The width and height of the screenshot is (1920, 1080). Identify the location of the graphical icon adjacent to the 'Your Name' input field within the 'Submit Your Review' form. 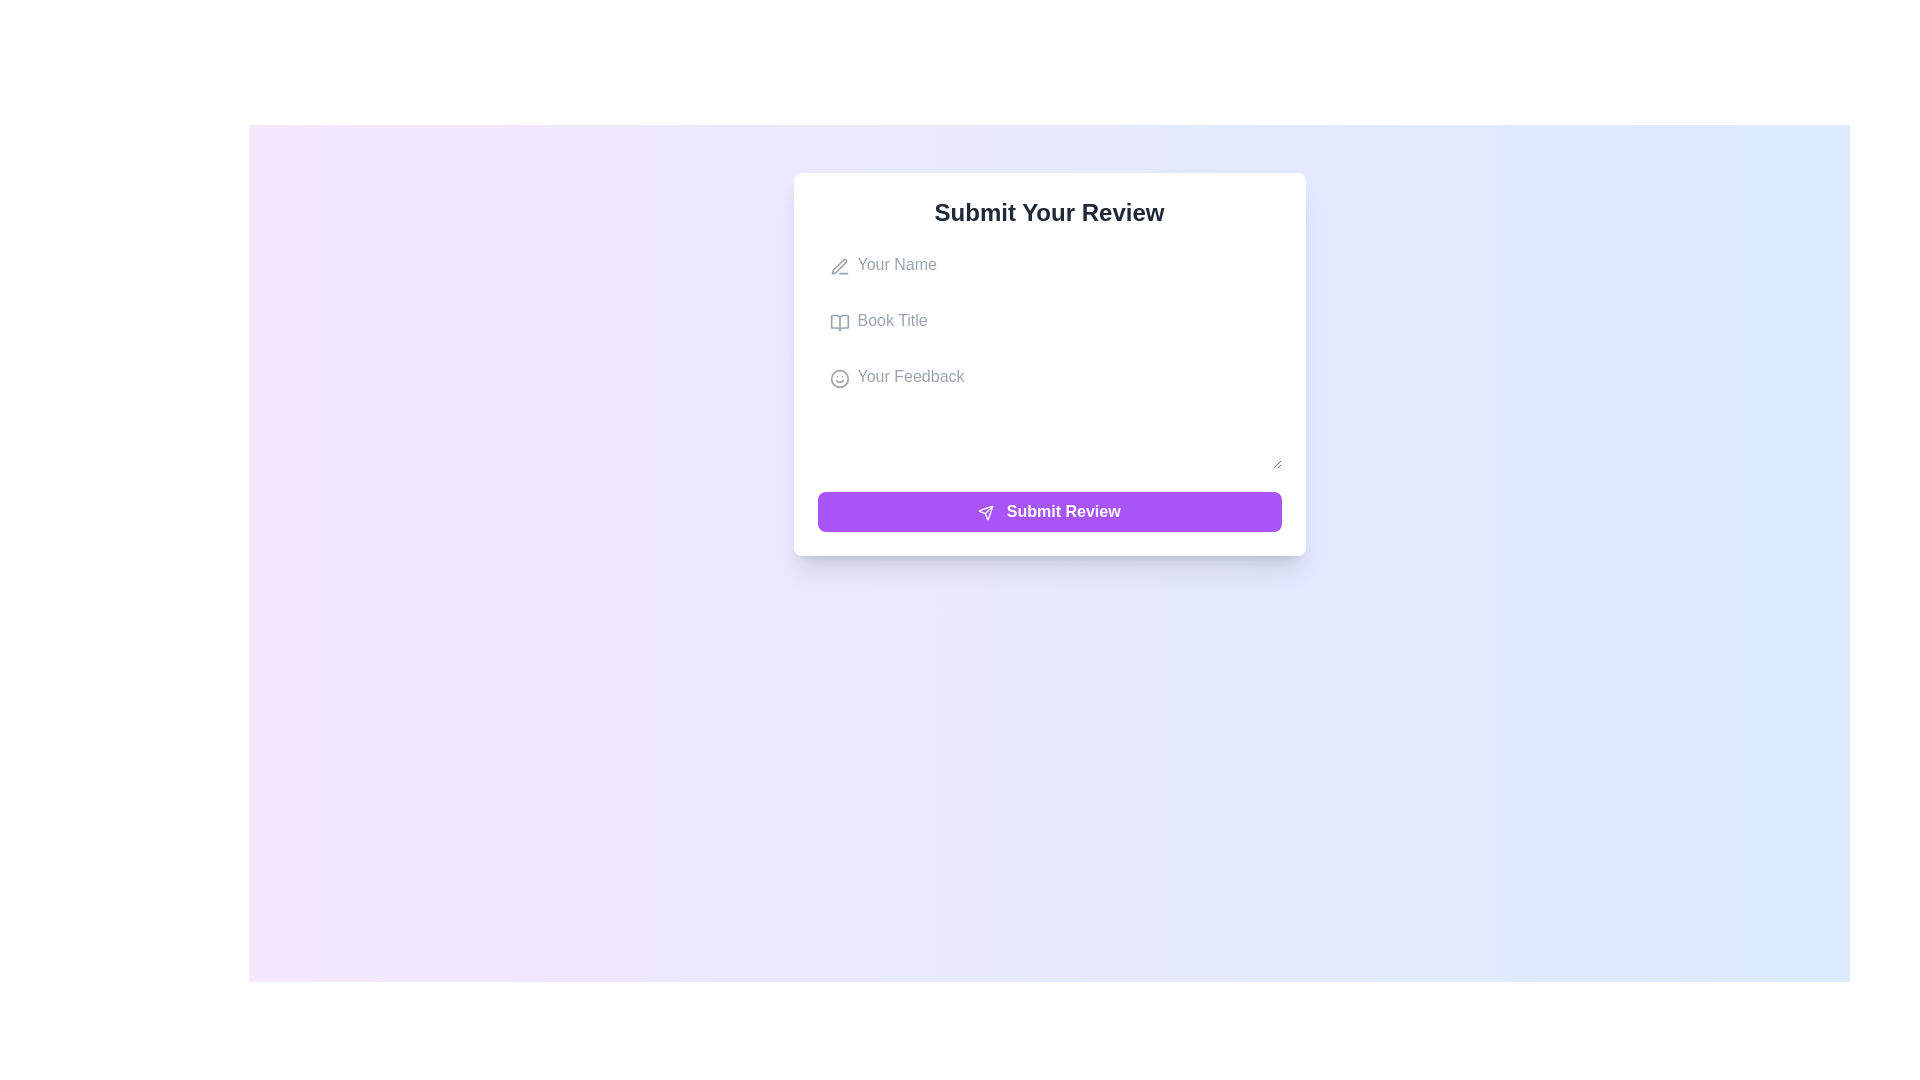
(839, 265).